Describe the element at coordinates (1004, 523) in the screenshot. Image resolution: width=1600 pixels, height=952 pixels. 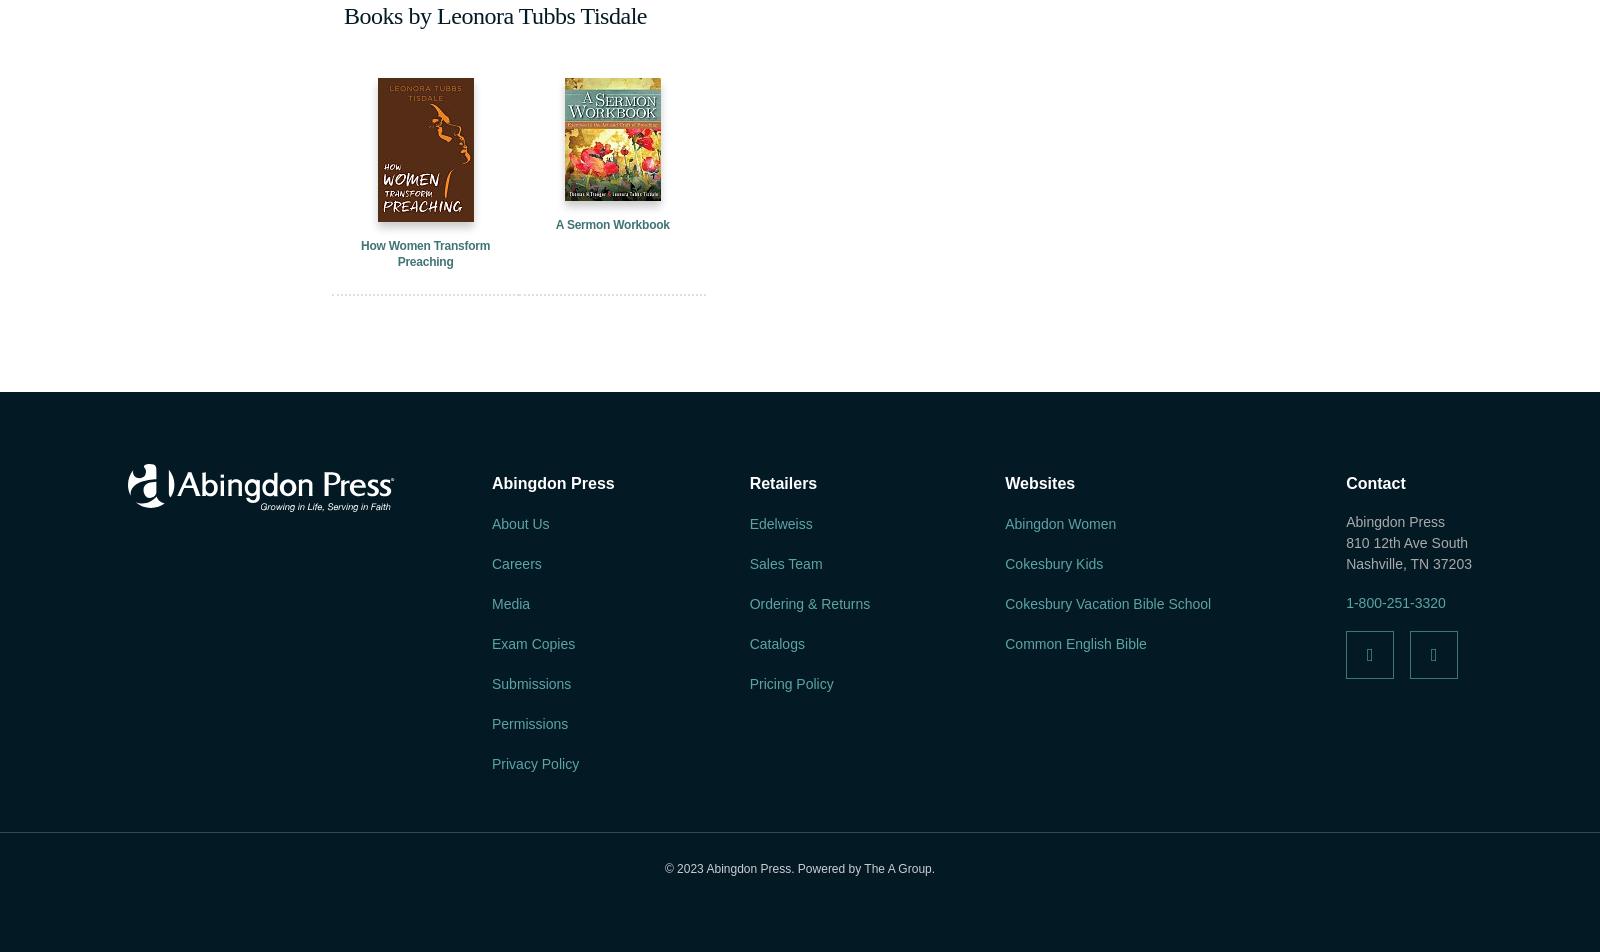
I see `'Abingdon Women'` at that location.